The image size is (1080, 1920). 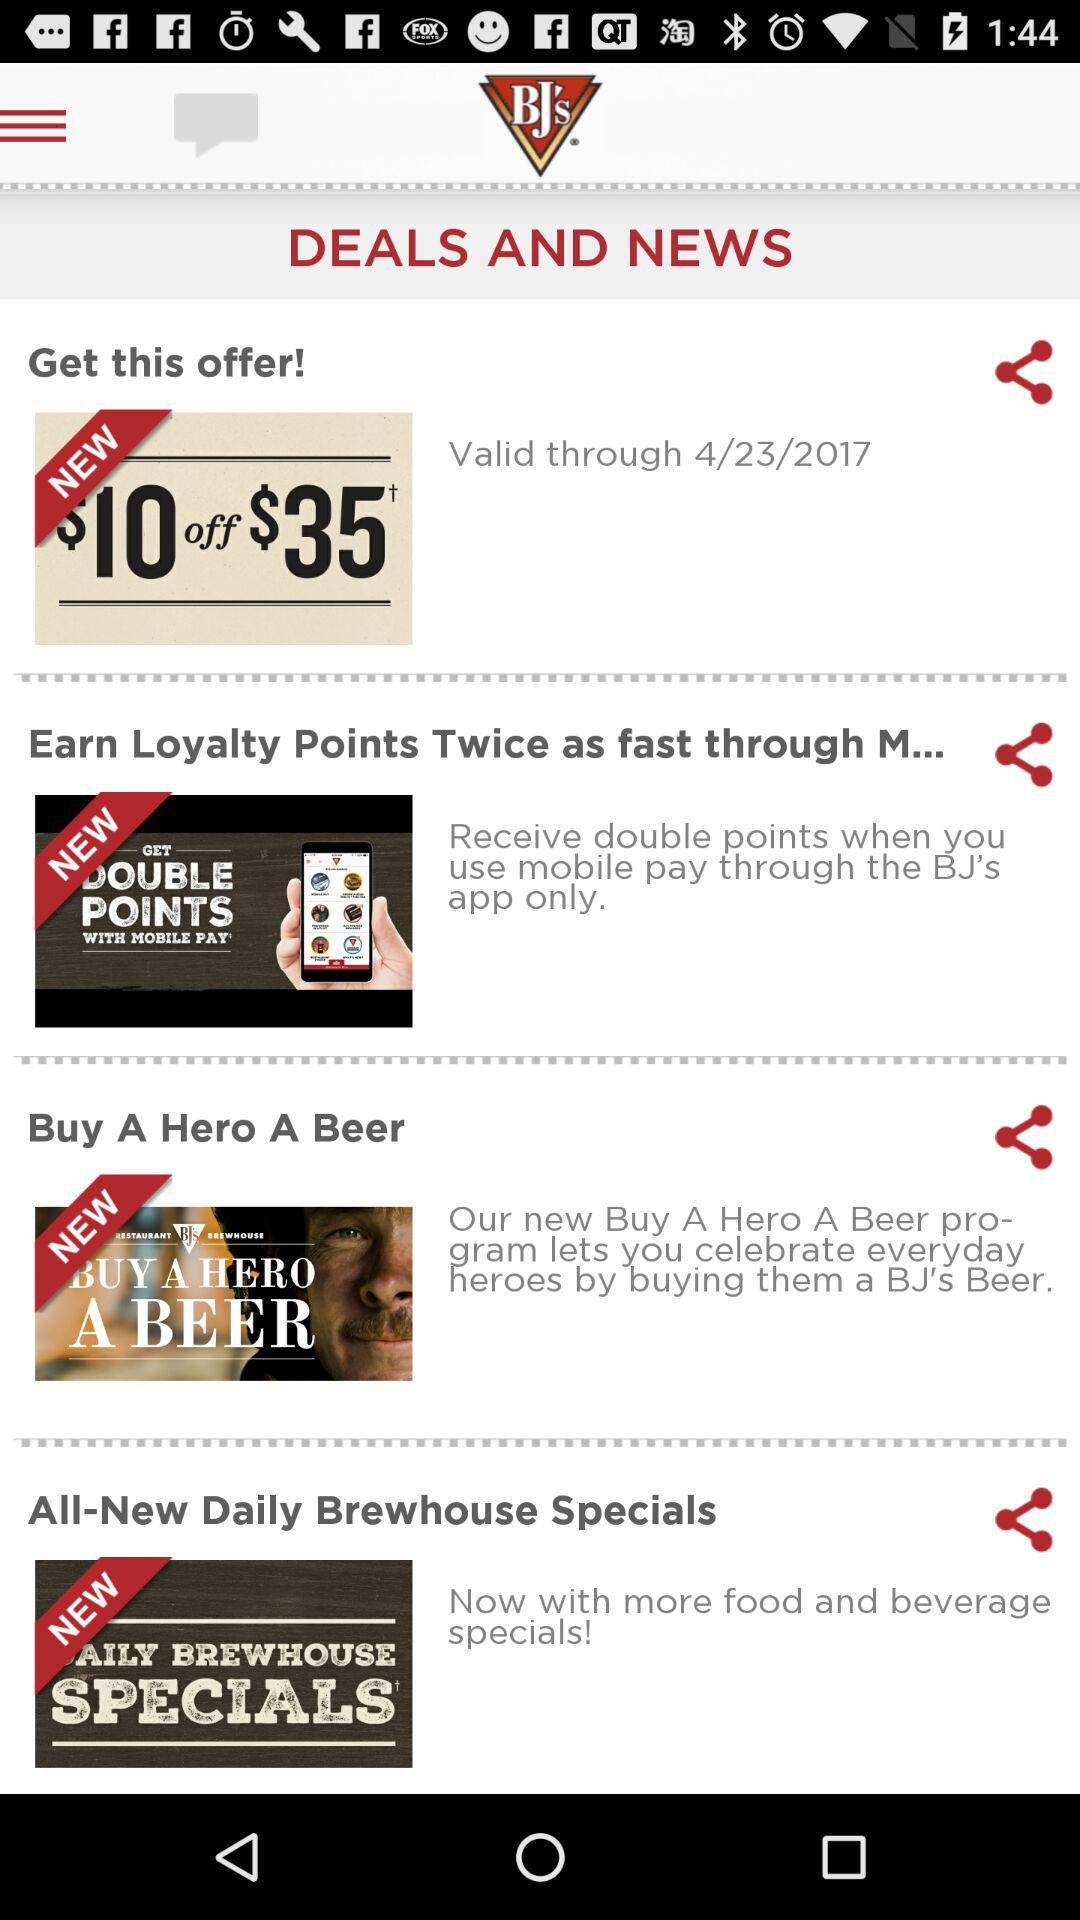 I want to click on icon above all new daily app, so click(x=757, y=1247).